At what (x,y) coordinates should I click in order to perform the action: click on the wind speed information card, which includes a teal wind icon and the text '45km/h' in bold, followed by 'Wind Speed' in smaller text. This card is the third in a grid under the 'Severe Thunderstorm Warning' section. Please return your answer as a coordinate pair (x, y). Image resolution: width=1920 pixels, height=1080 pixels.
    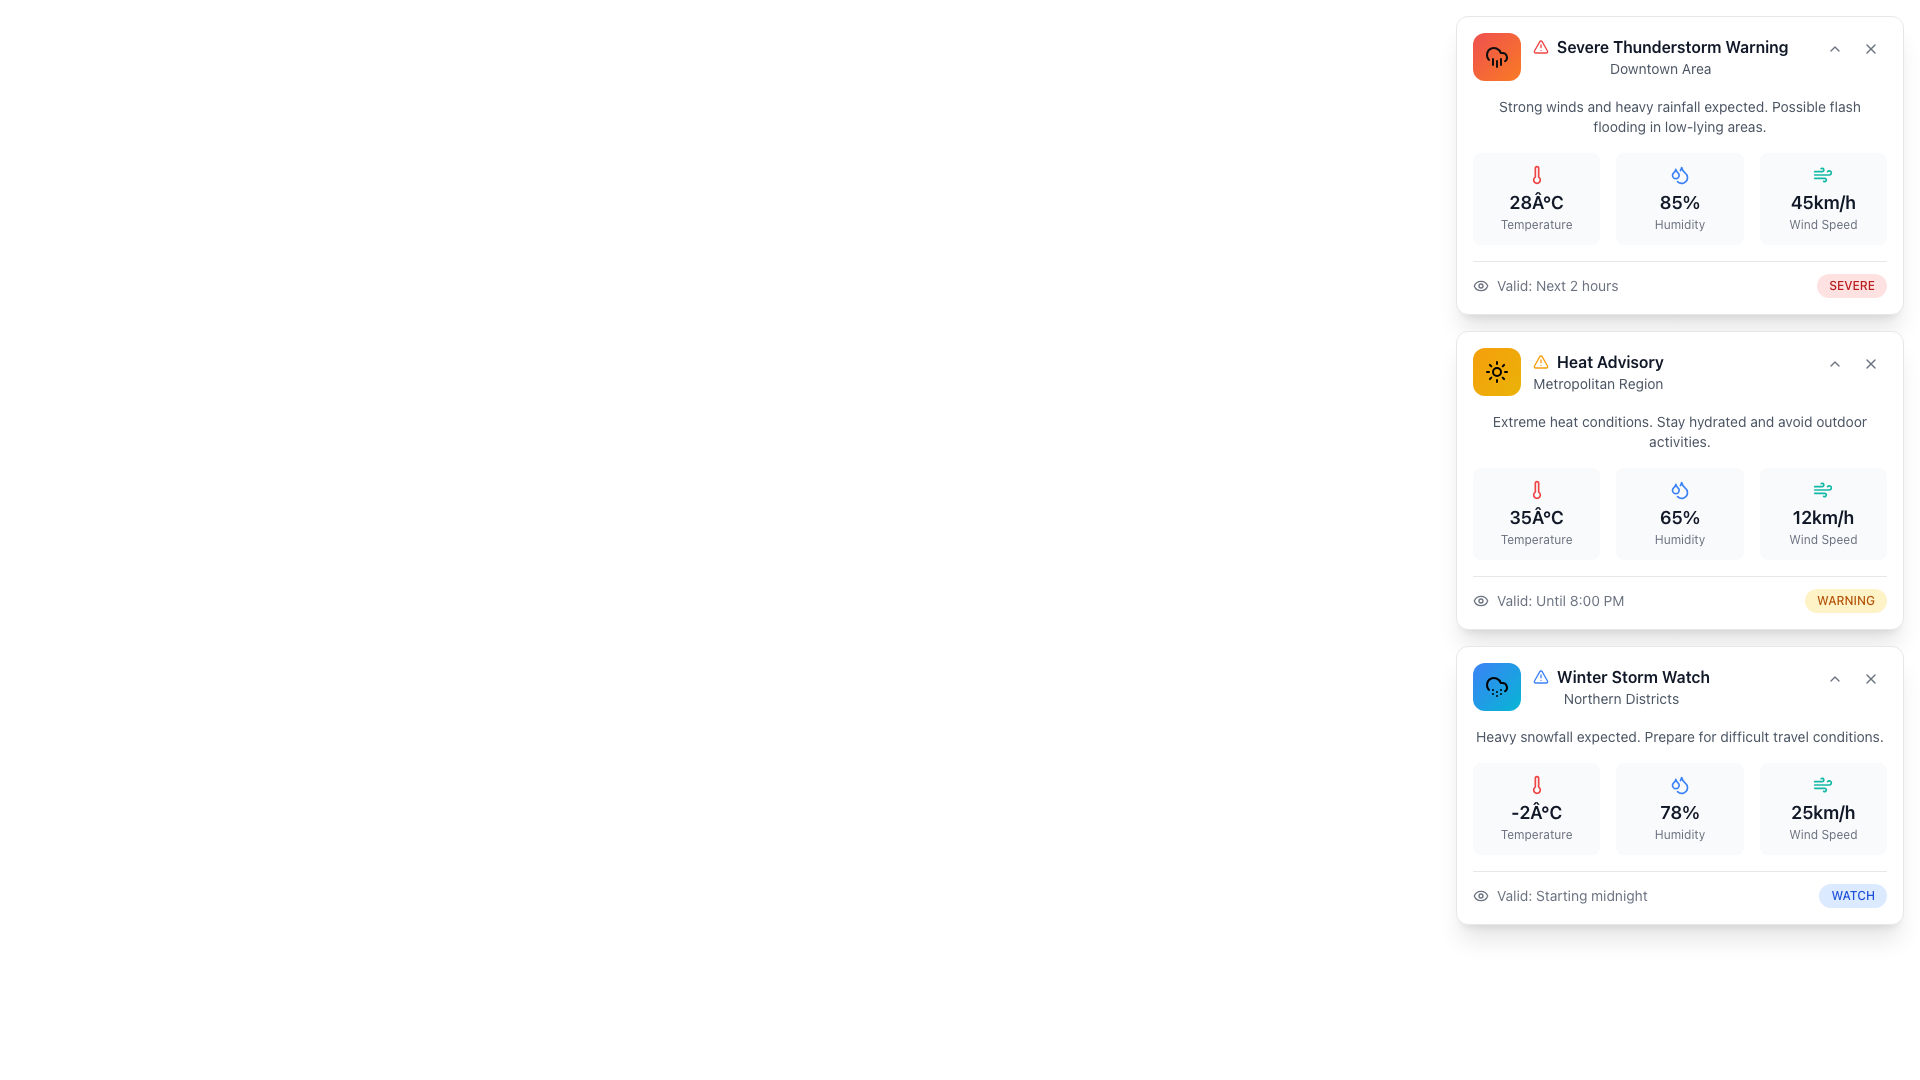
    Looking at the image, I should click on (1823, 199).